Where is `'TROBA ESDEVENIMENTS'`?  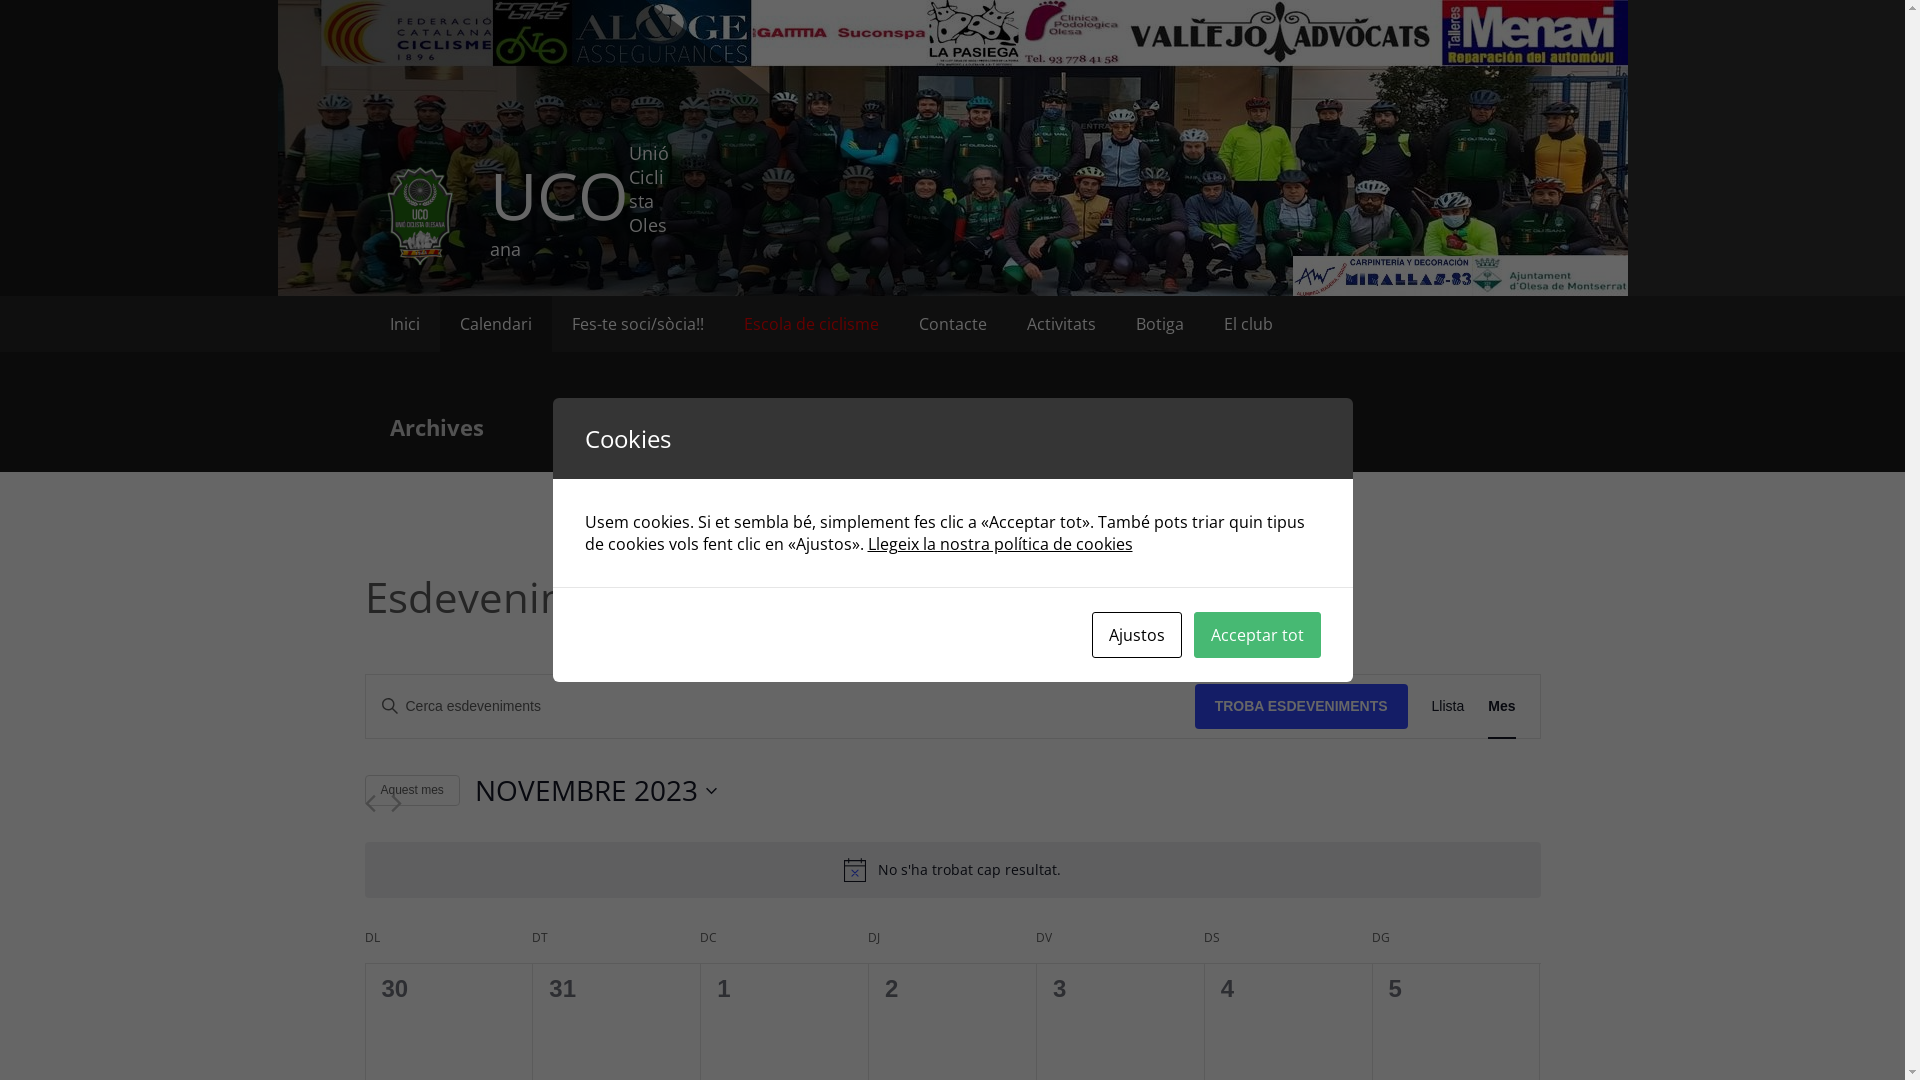
'TROBA ESDEVENIMENTS' is located at coordinates (1301, 705).